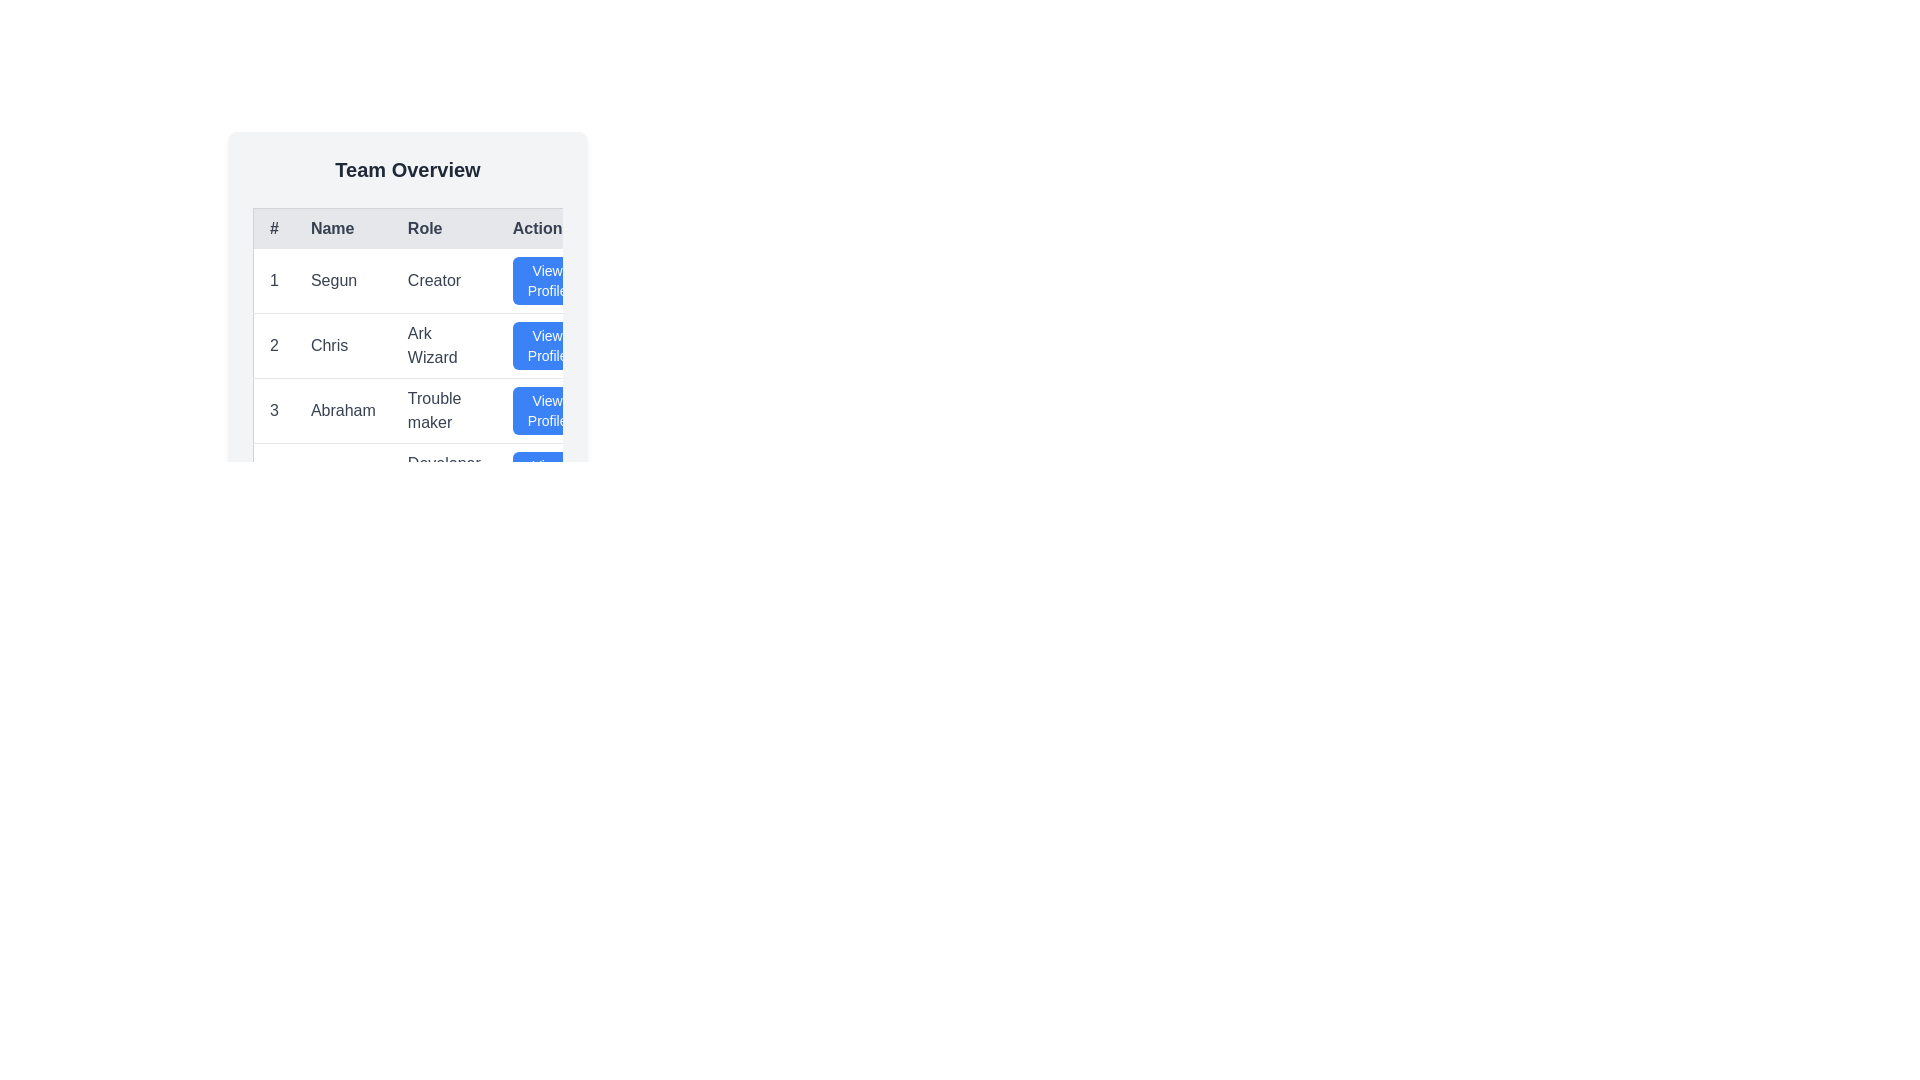  I want to click on the text label displaying 'Ark Wizard' in the table under the 'Role' column corresponding to 'Chris' in the 'Name' column, so click(443, 345).